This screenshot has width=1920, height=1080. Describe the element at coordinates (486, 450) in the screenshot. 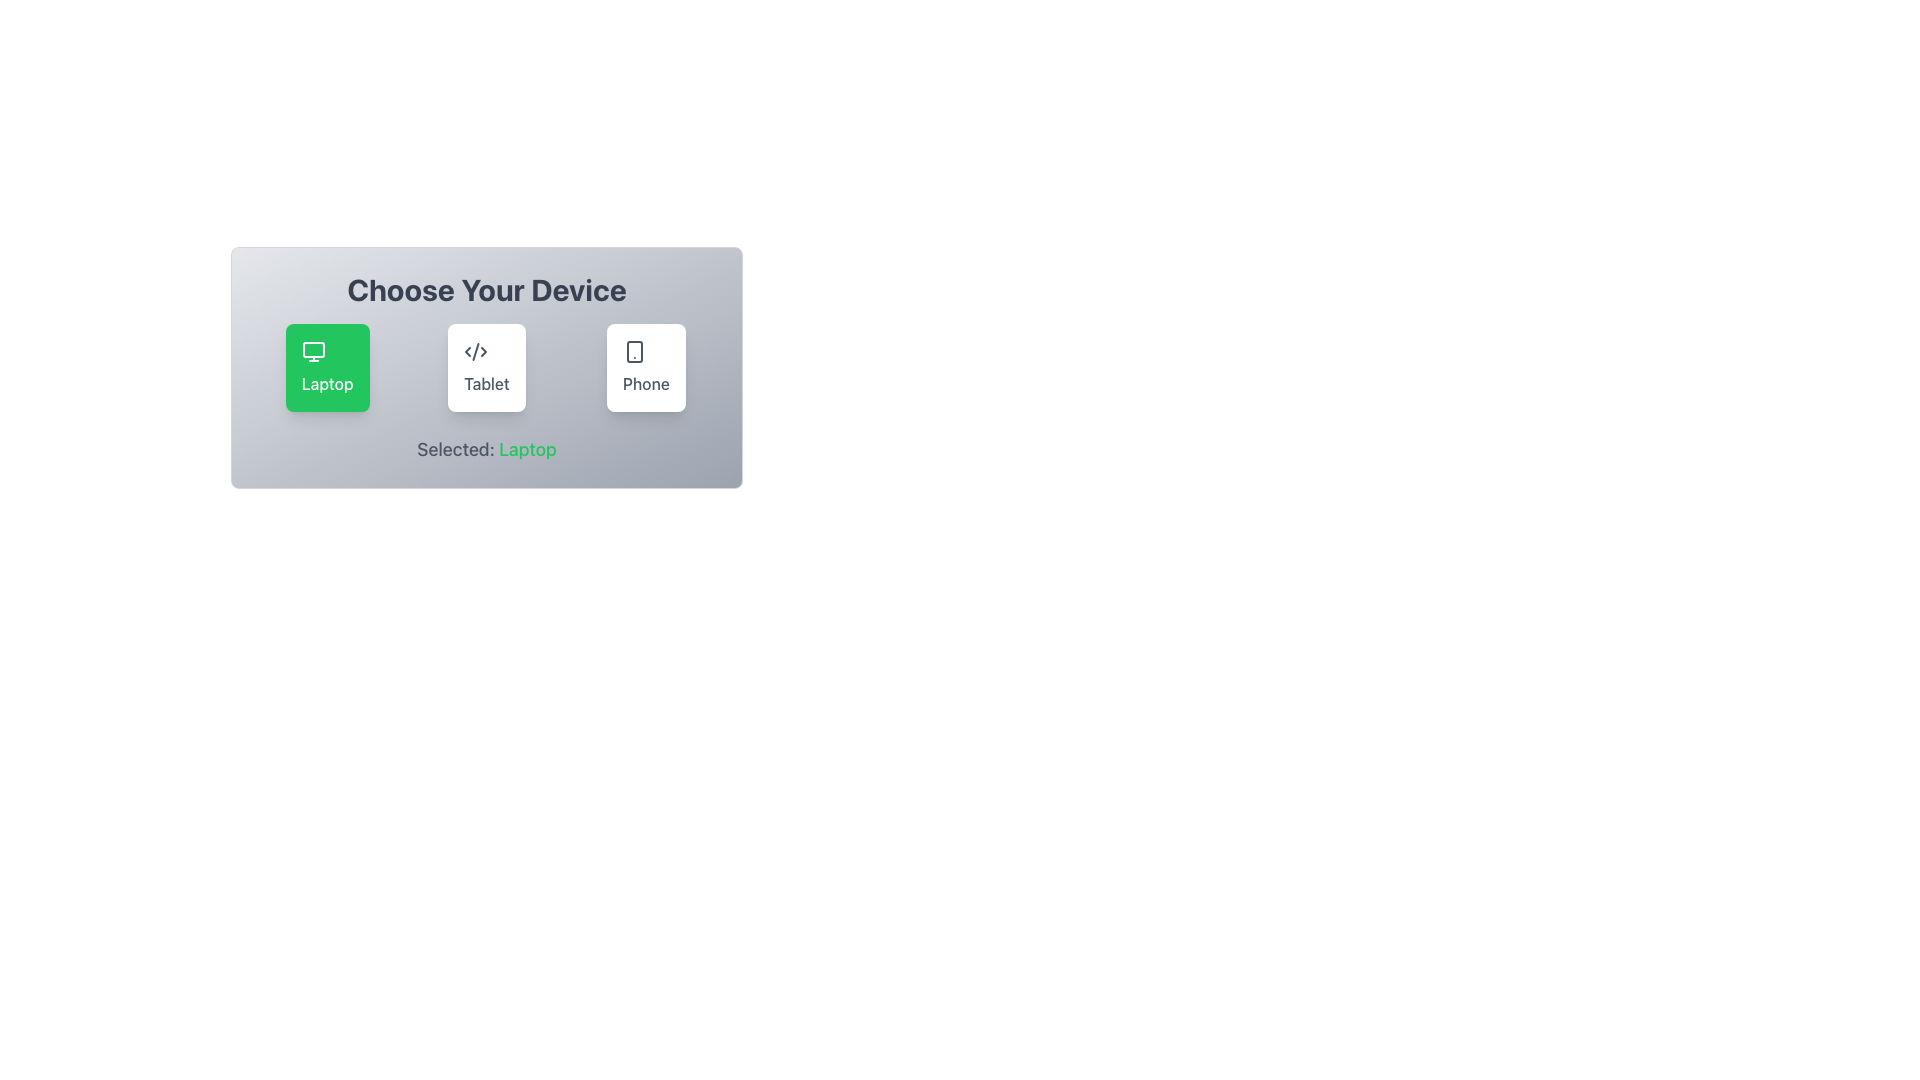

I see `the text label displaying 'Selected: Laptop', which is styled with the word 'Laptop' in green, located at the bottom of the 'Choose Your Device' section` at that location.